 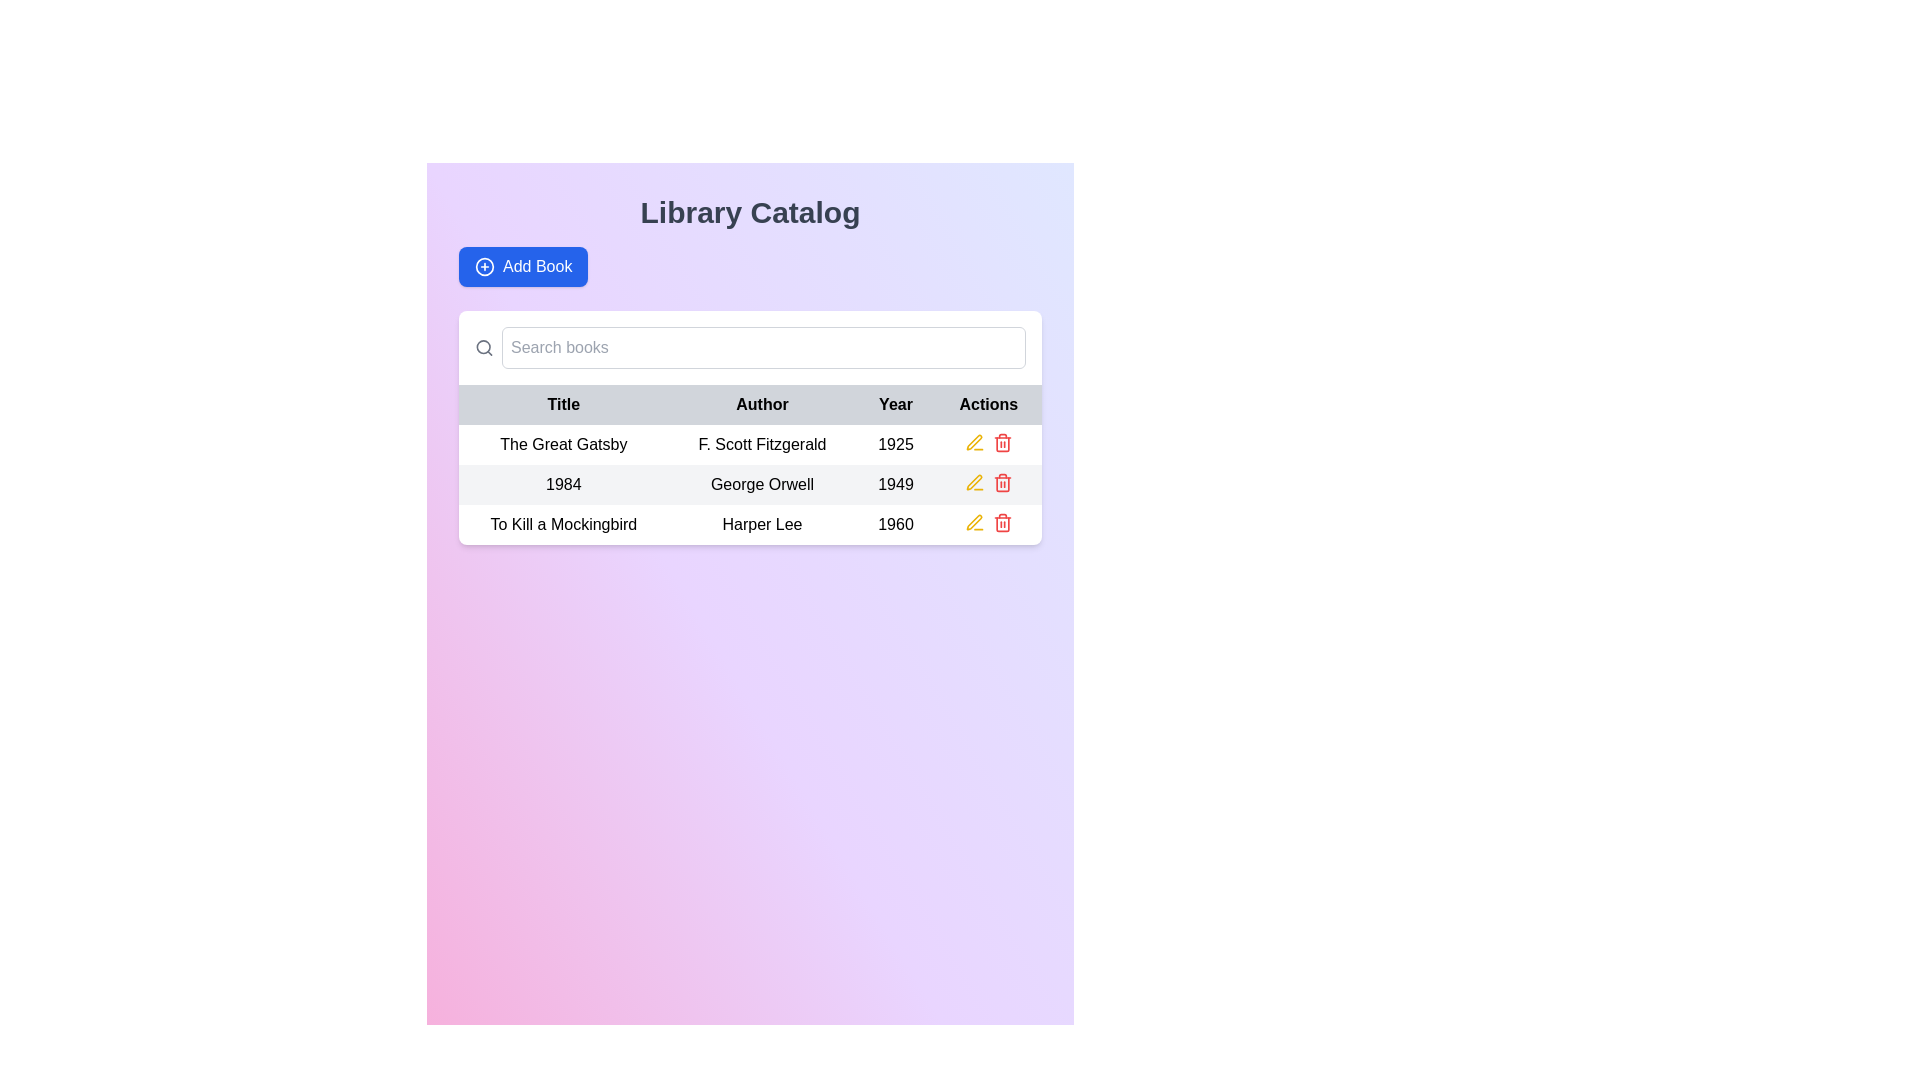 What do you see at coordinates (974, 441) in the screenshot?
I see `the stylized yellowish-gold pen icon located in the 'Actions' column, adjacent to the '1984' title` at bounding box center [974, 441].